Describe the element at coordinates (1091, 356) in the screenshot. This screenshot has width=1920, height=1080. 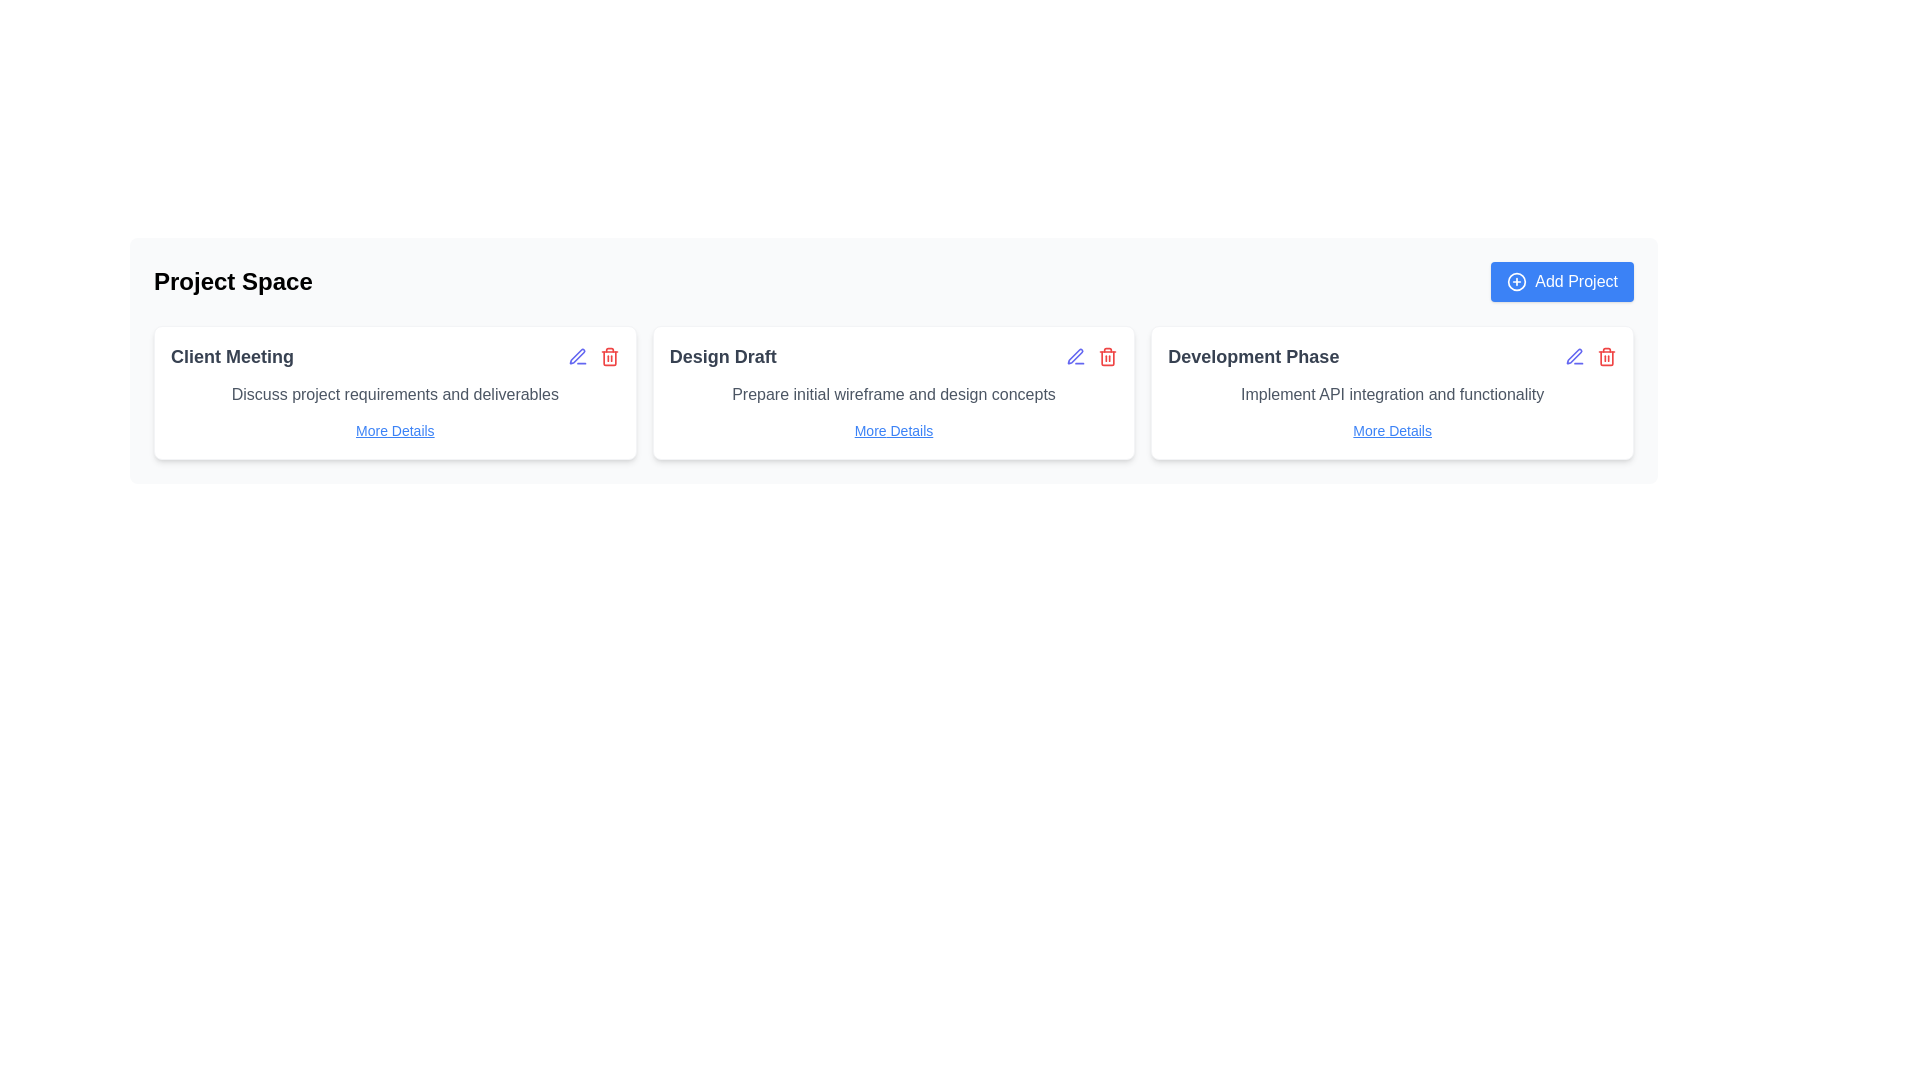
I see `the delete icon (trash can) on the composite UI component containing edit and delete buttons, positioned at the top-right of the 'Design Draft' card` at that location.